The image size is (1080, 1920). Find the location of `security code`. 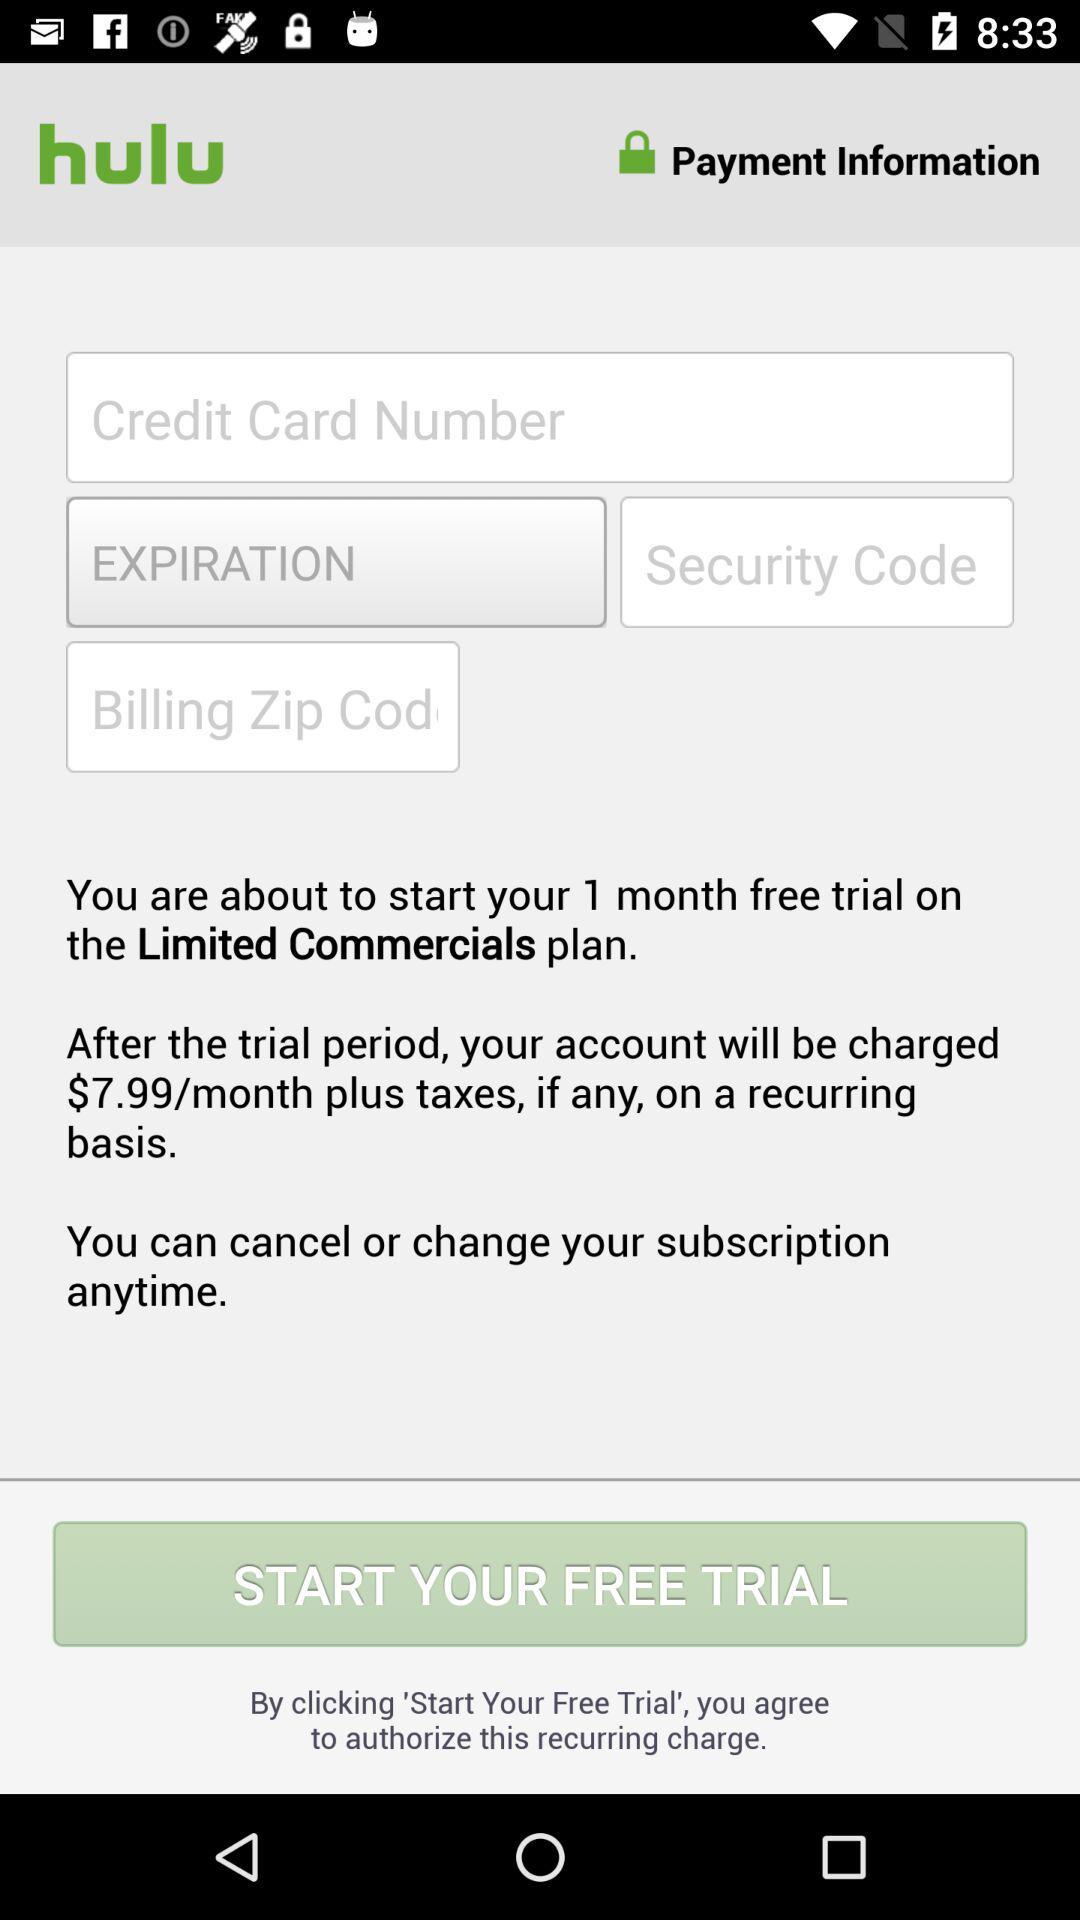

security code is located at coordinates (817, 561).